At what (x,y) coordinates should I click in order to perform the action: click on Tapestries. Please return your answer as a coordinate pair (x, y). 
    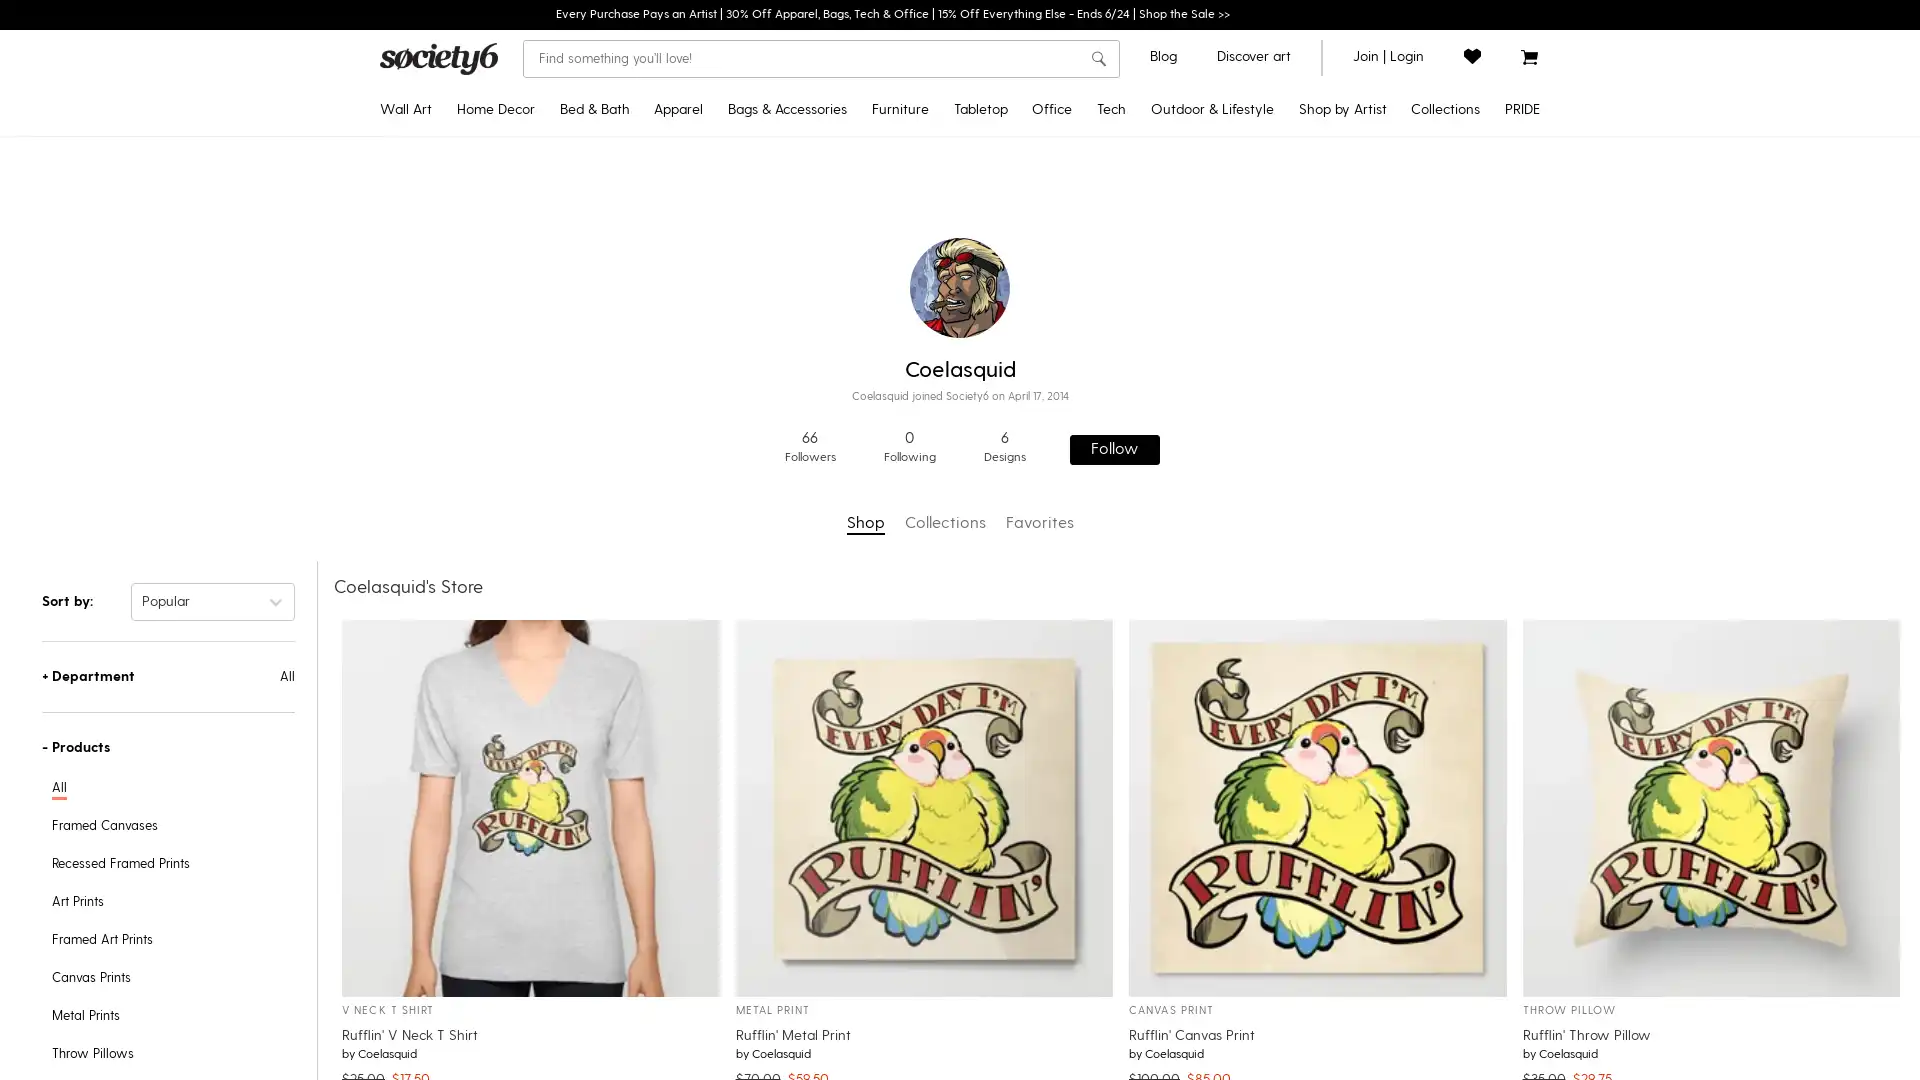
    Looking at the image, I should click on (470, 320).